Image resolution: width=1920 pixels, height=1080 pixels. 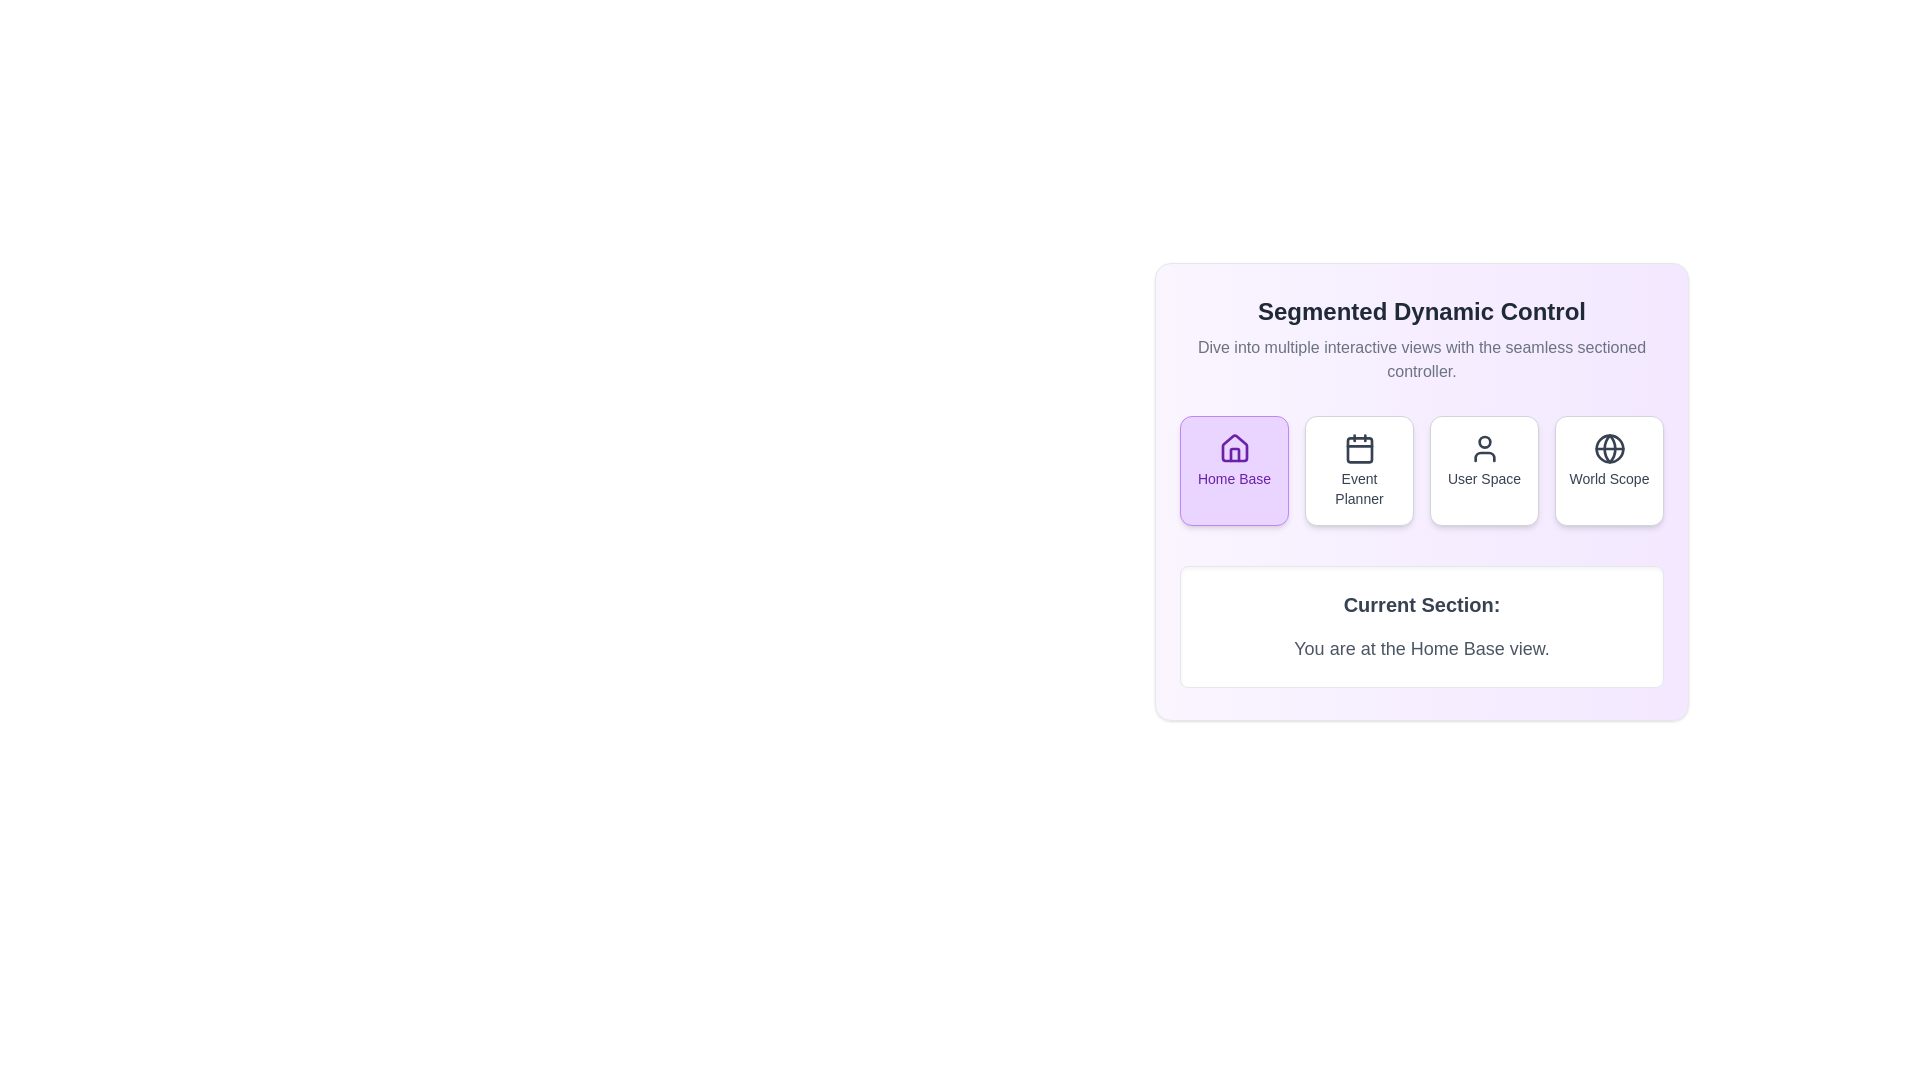 What do you see at coordinates (1609, 470) in the screenshot?
I see `the fourth button in the 'Segmented Dynamic Control' section, which redirects to the 'World Scope' section` at bounding box center [1609, 470].